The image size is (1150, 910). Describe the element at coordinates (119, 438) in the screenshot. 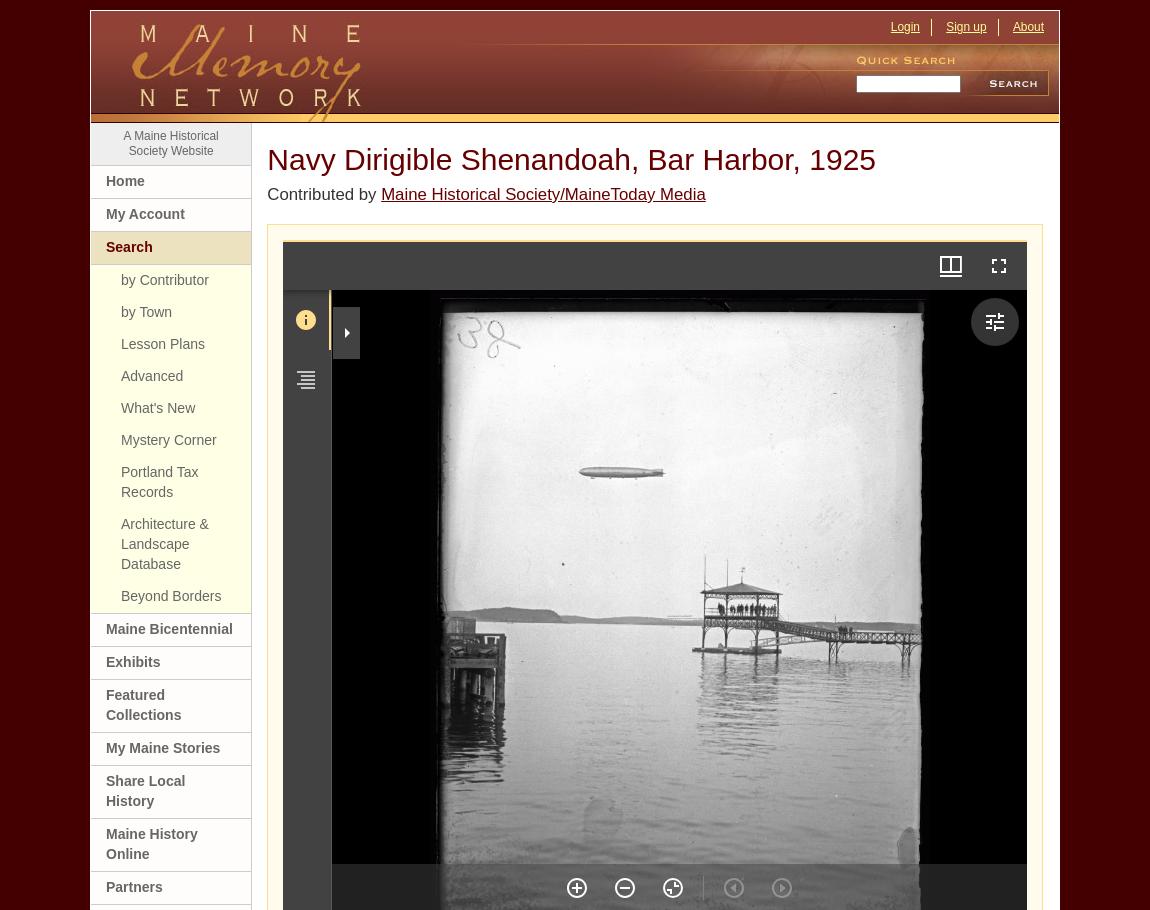

I see `'Mystery Corner'` at that location.